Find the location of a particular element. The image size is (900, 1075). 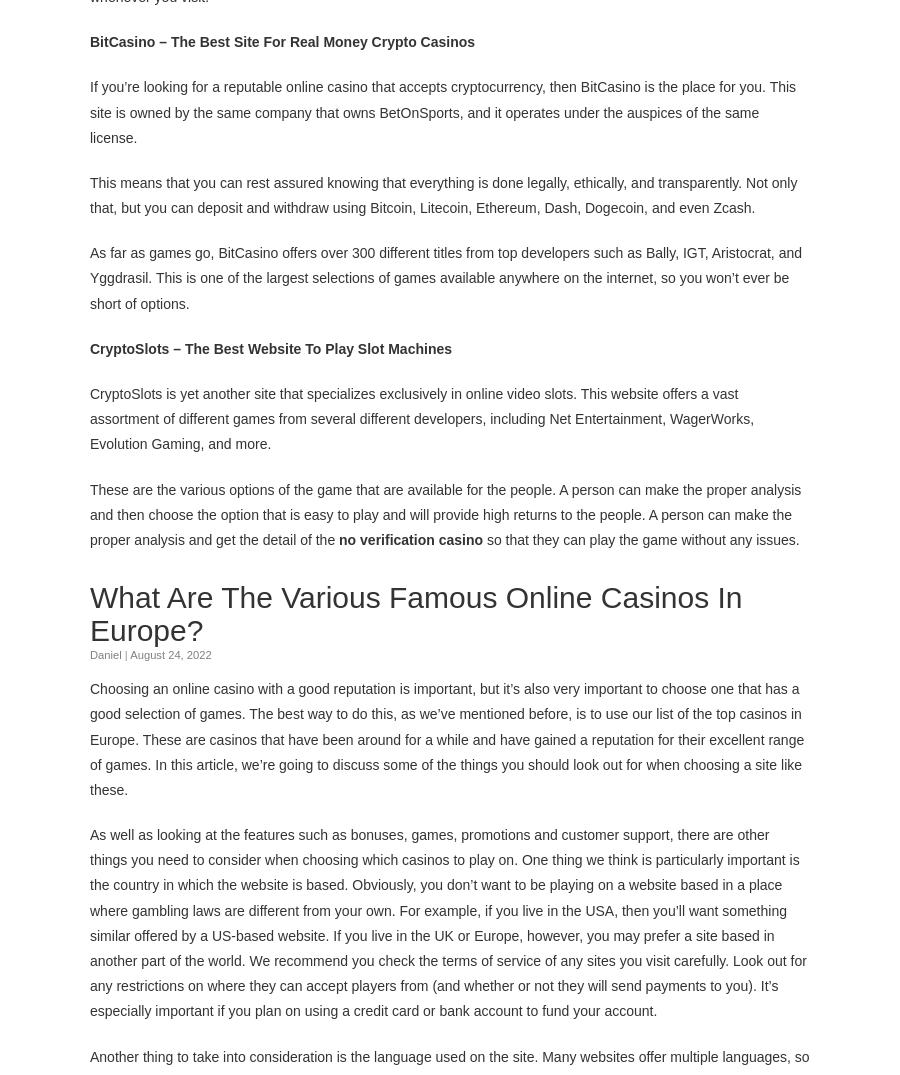

'What Are The Various Famous Online Casinos In Europe?' is located at coordinates (415, 611).